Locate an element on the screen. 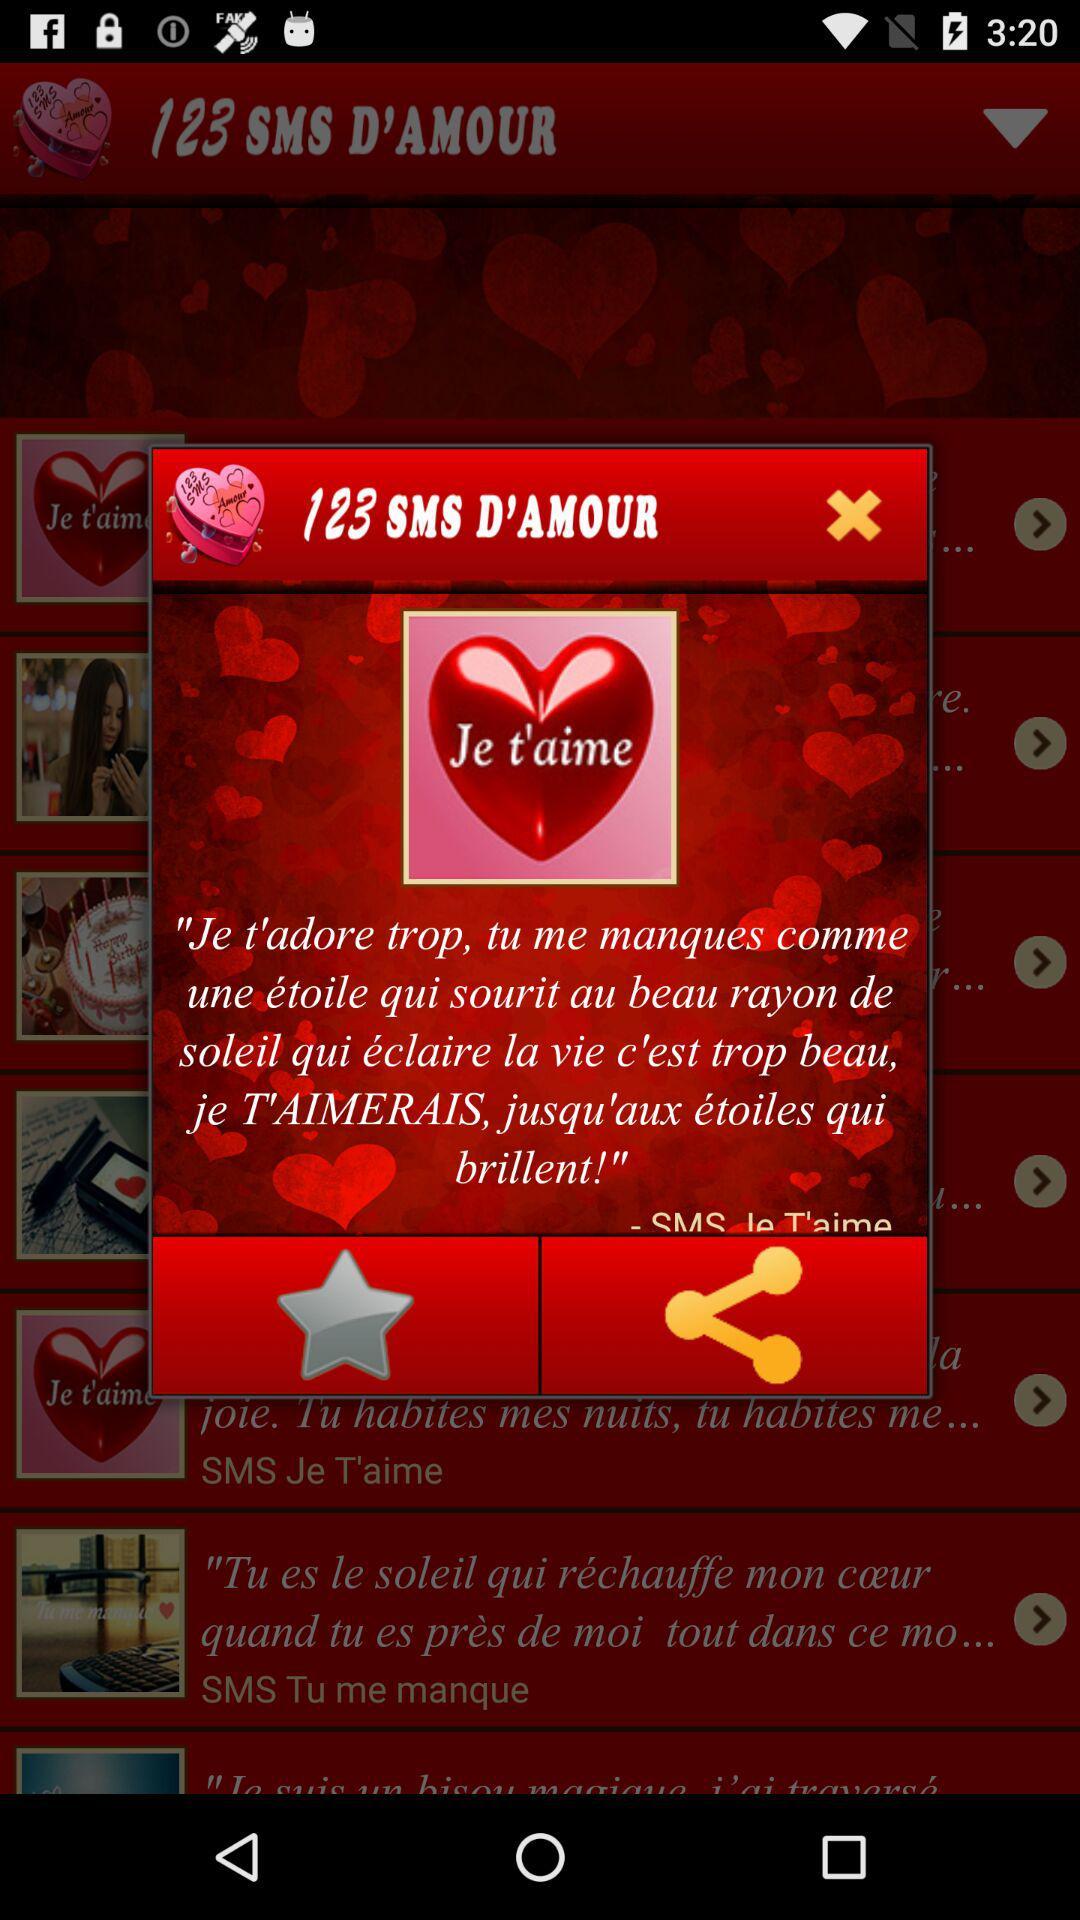 The height and width of the screenshot is (1920, 1080). icon at the bottom left corner is located at coordinates (344, 1315).